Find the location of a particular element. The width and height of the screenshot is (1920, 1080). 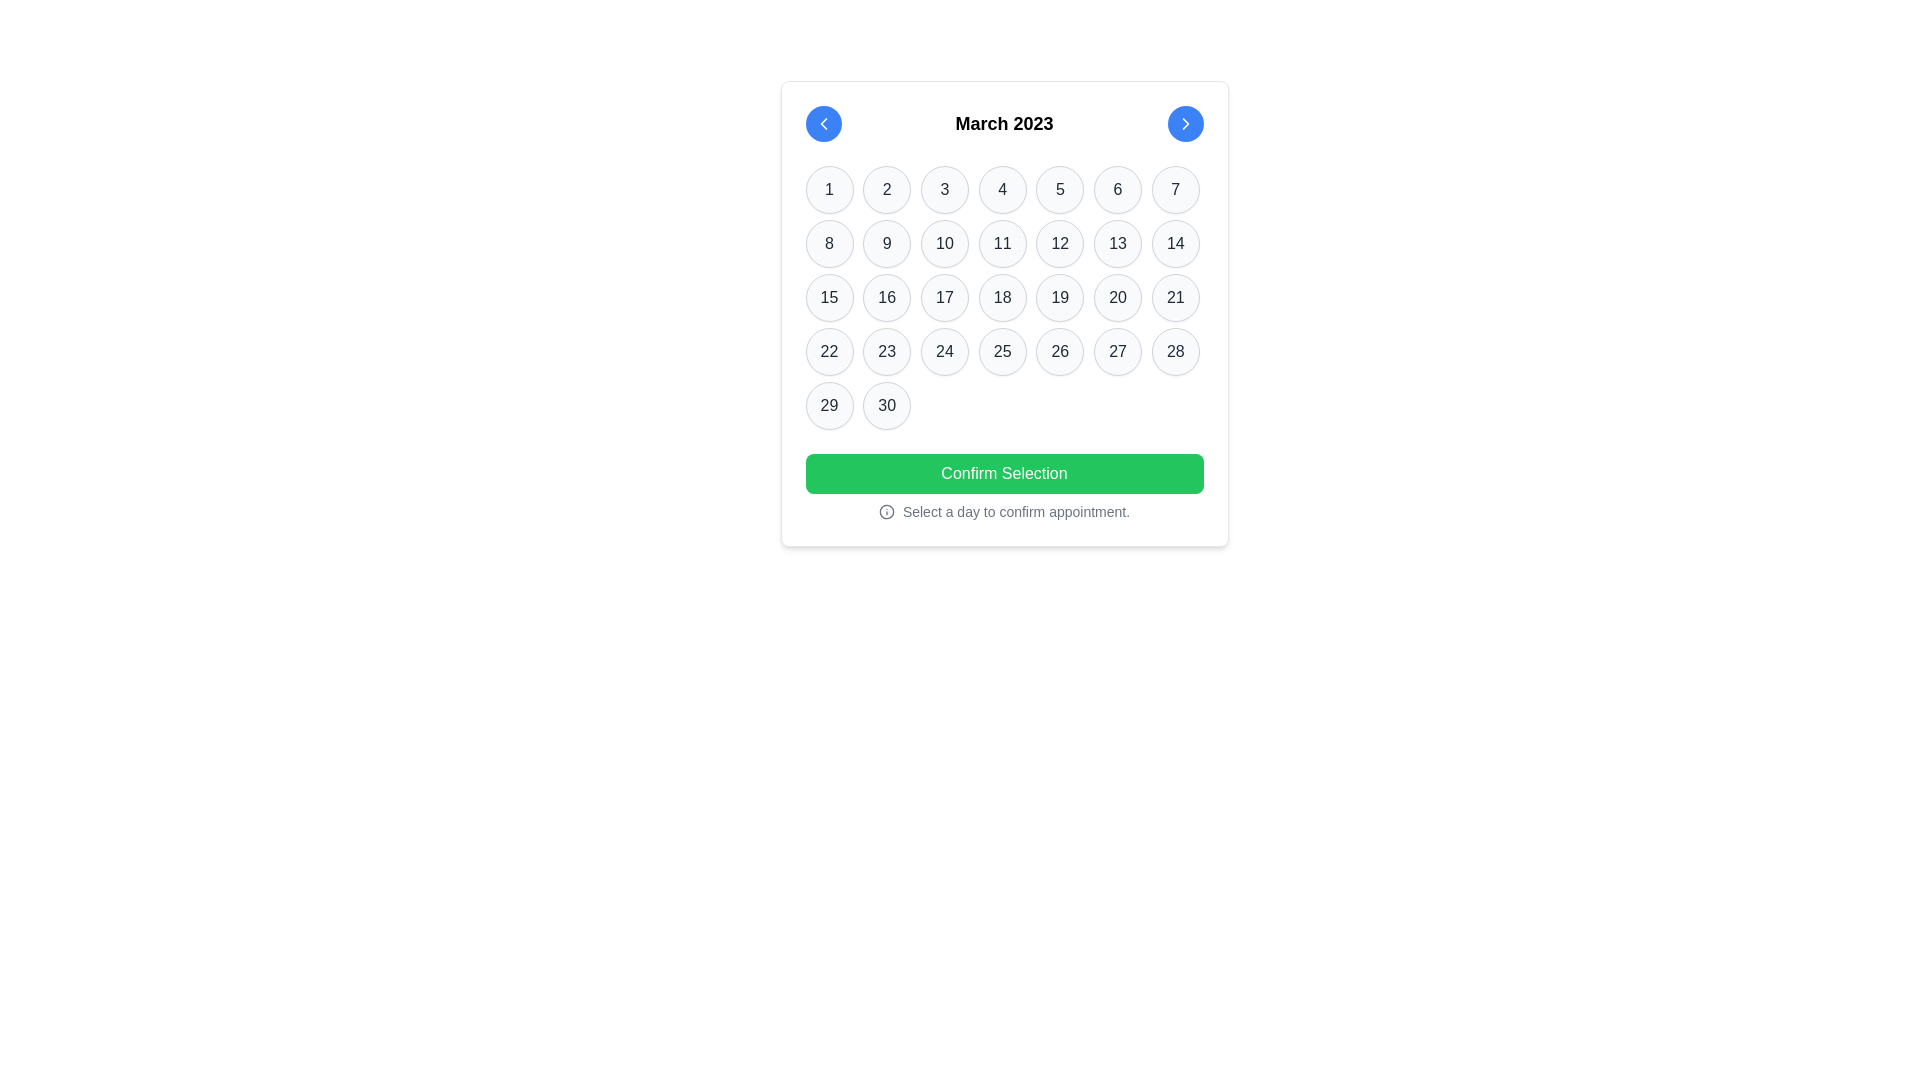

the circular button with a light gray background and the number '24' is located at coordinates (943, 350).